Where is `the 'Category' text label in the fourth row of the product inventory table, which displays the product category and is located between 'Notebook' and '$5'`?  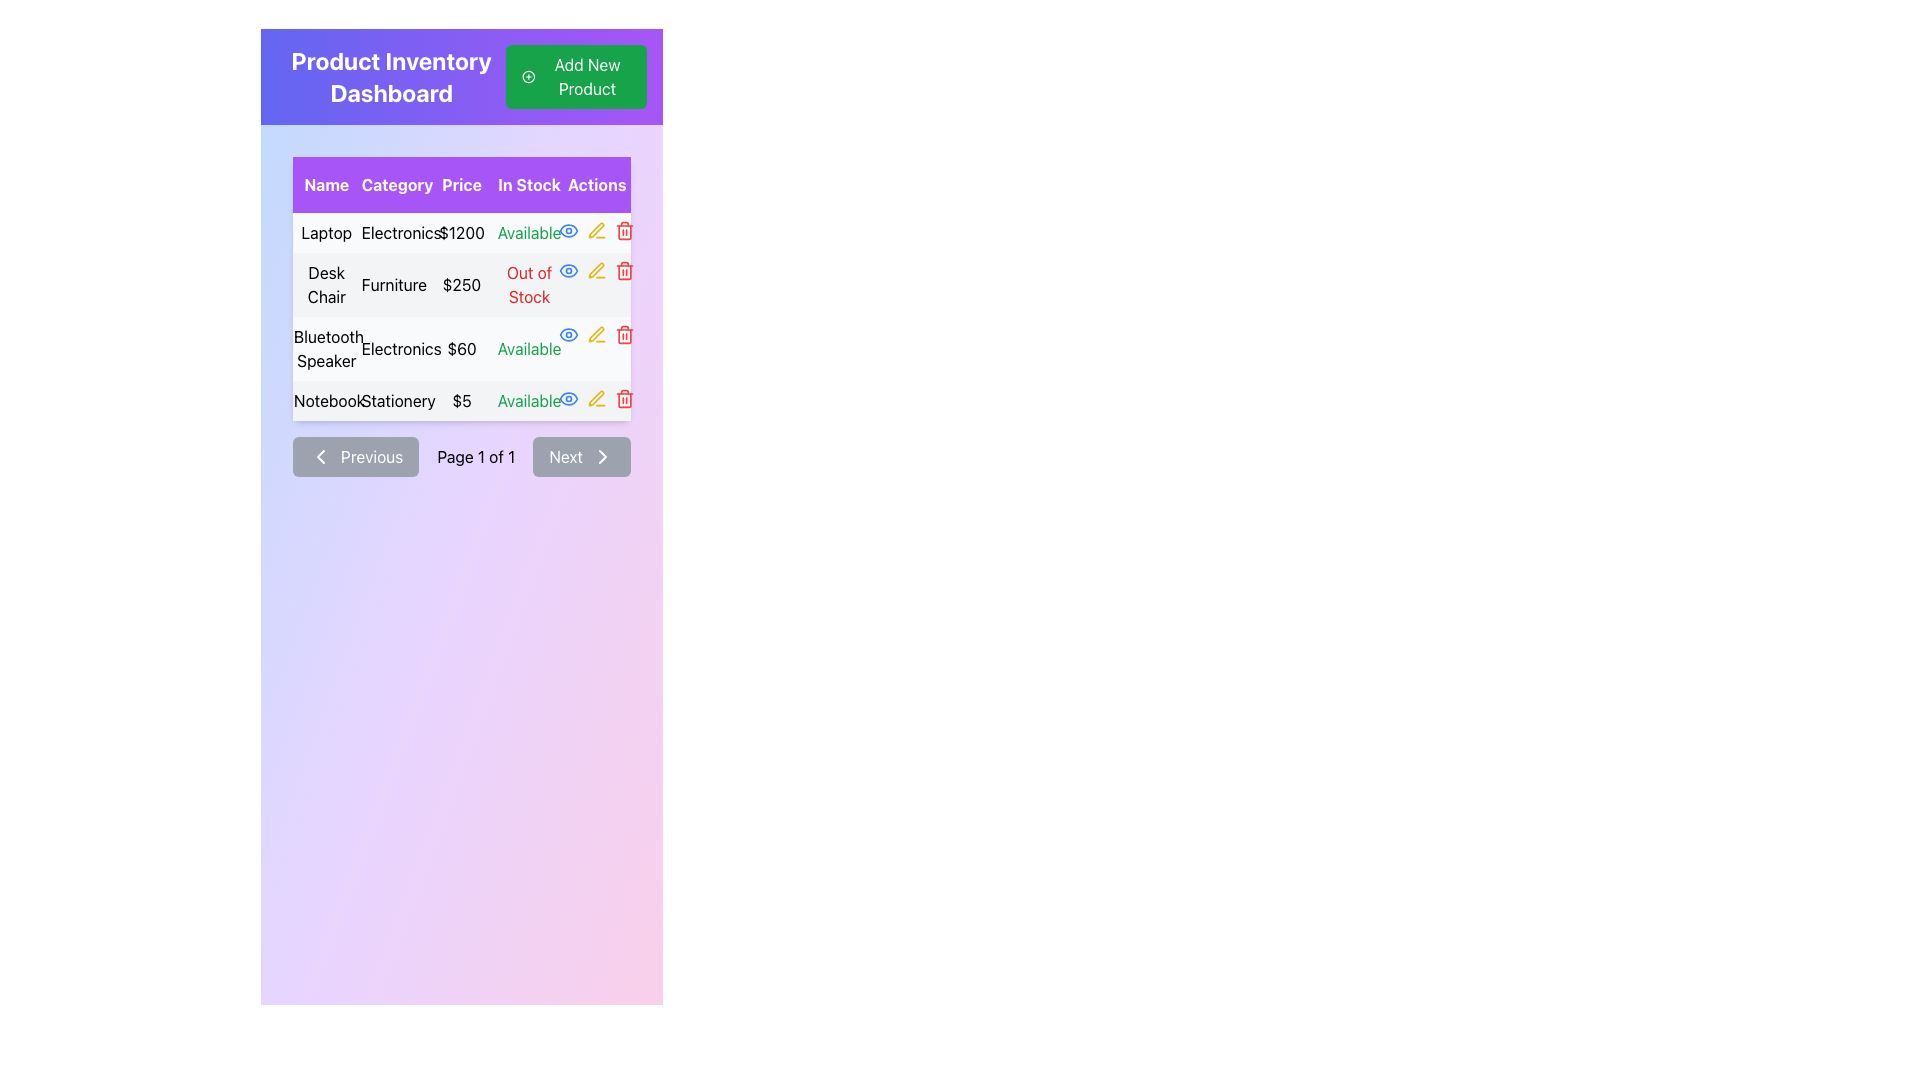 the 'Category' text label in the fourth row of the product inventory table, which displays the product category and is located between 'Notebook' and '$5' is located at coordinates (394, 401).